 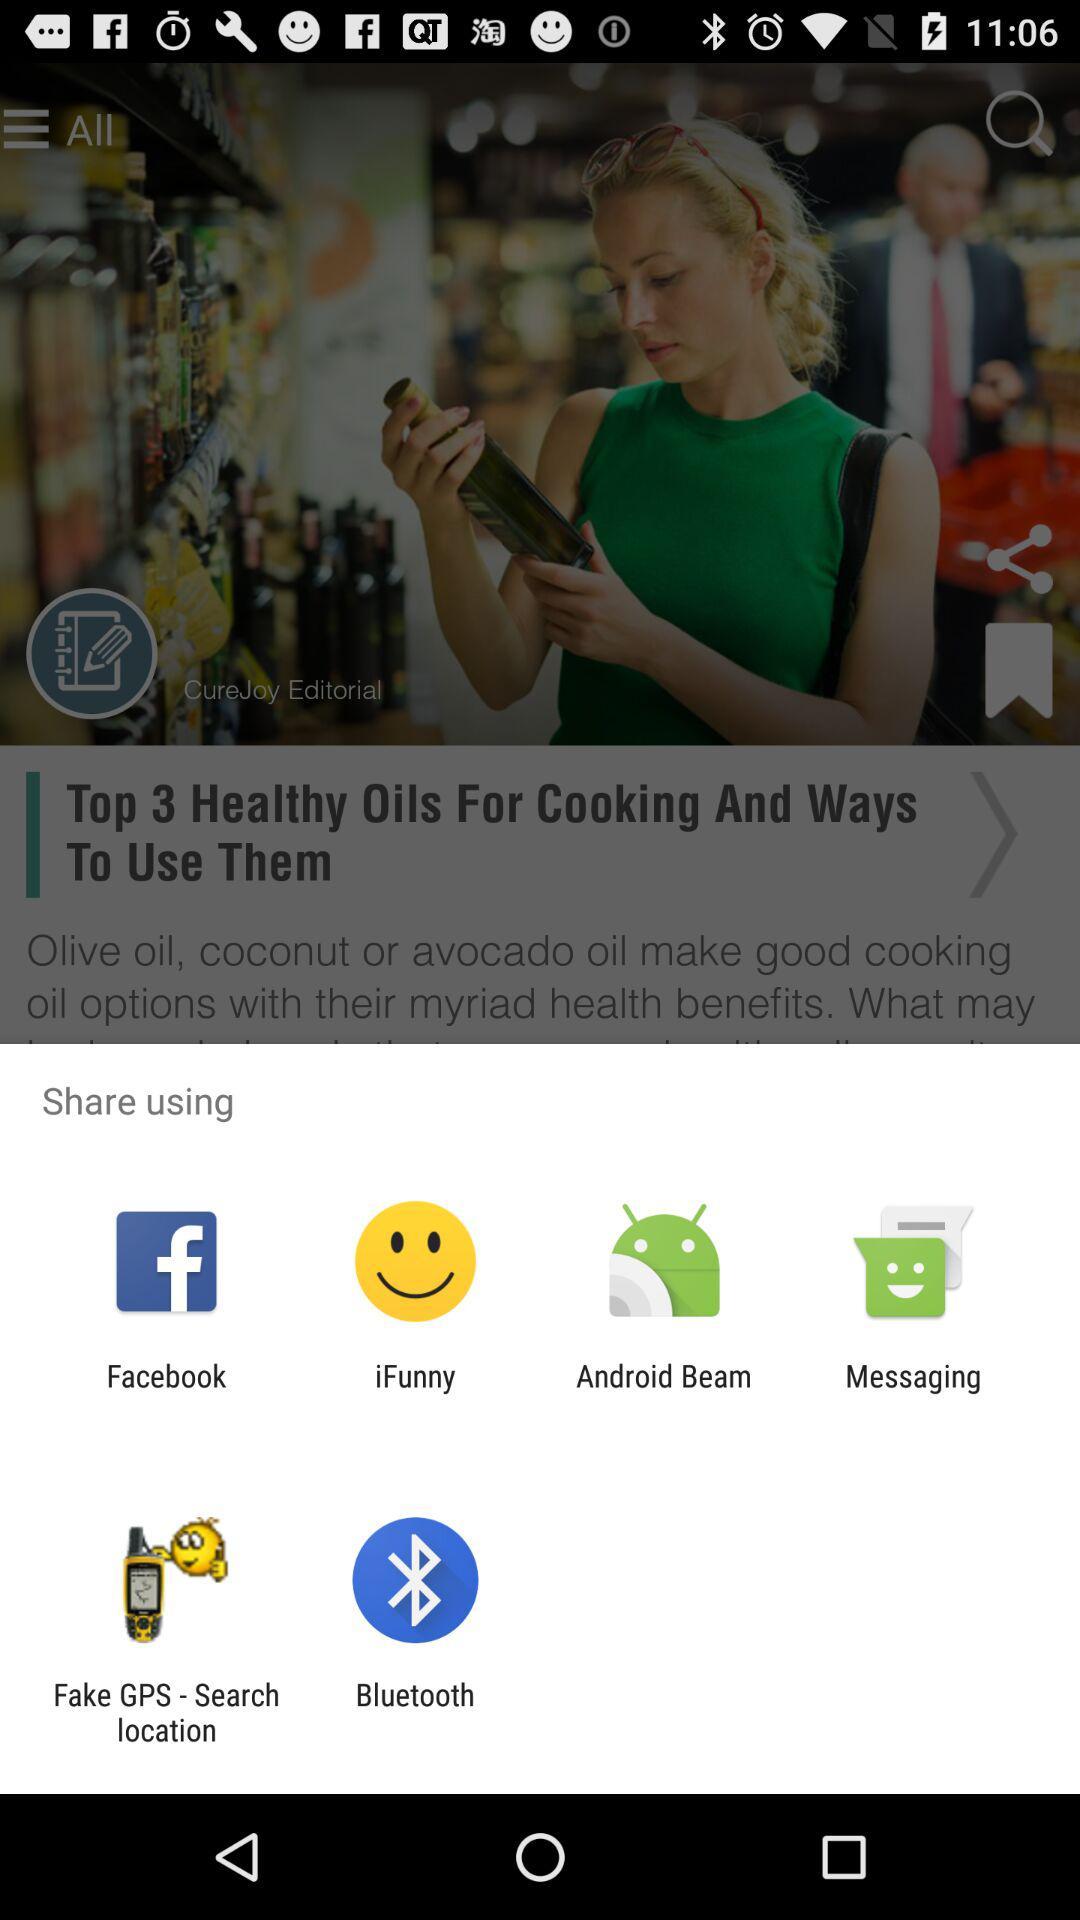 What do you see at coordinates (165, 1711) in the screenshot?
I see `the fake gps search item` at bounding box center [165, 1711].